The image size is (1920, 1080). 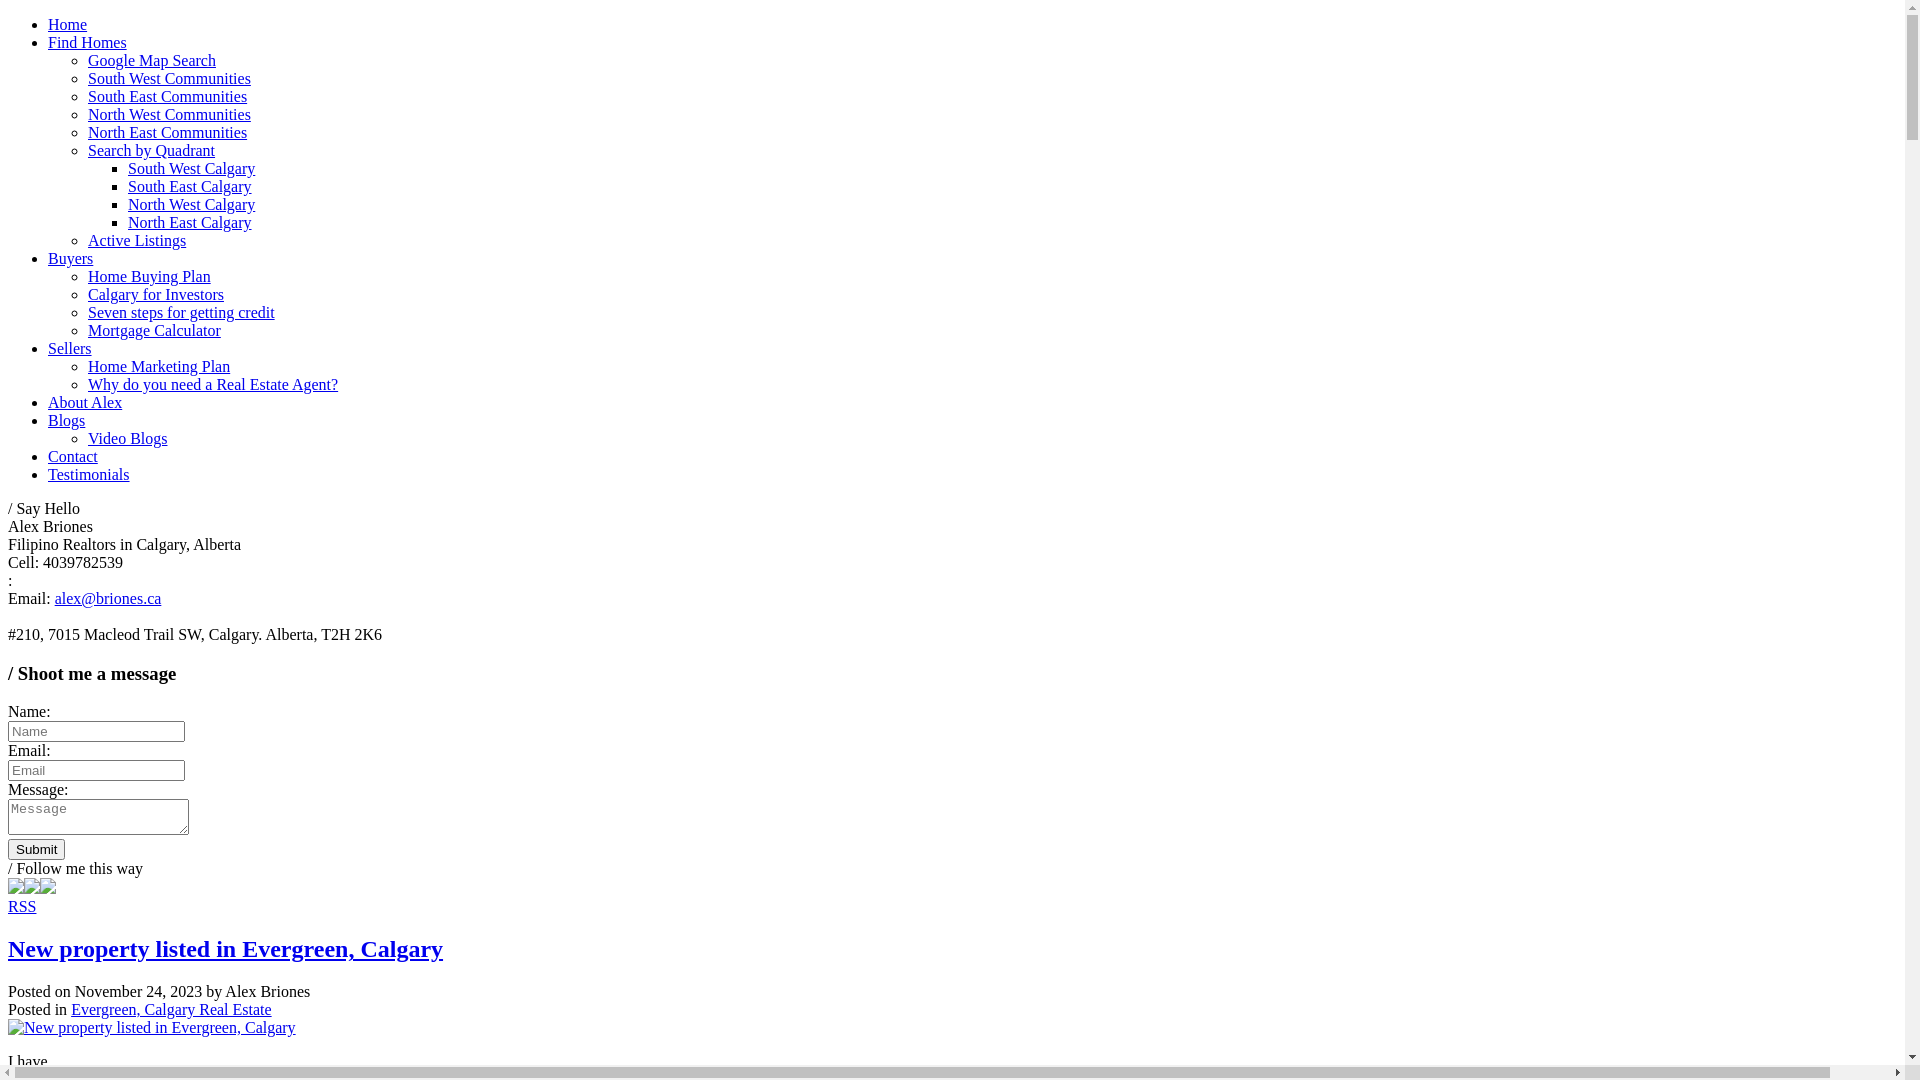 What do you see at coordinates (190, 222) in the screenshot?
I see `'North East Calgary'` at bounding box center [190, 222].